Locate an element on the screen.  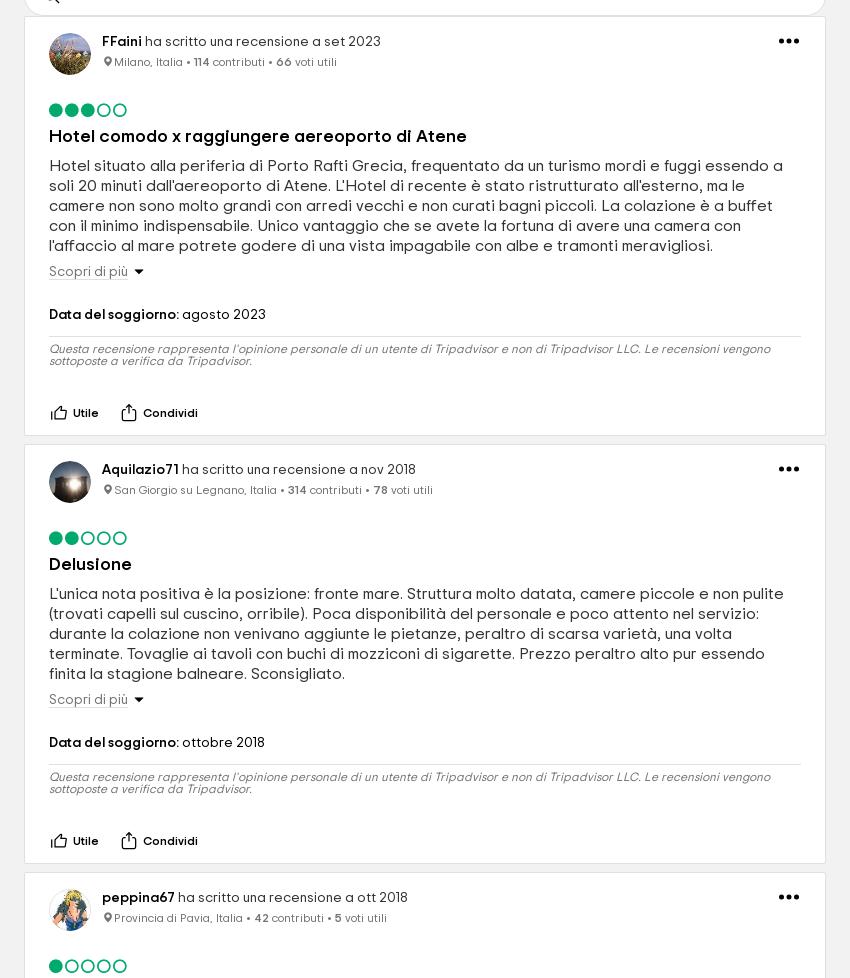
'L'unica nota positiva è la posizione: fronte mare. Struttura molto datata, camere piccole e non pulite (trovati capelli sul cuscino, orribile). Poca disponibilità del personale e poco attento nel servizio: durante la colazione non venivano aggiunte le pietanze, peraltro di scarsa varietà, una volta terminate. Tovaglie ai tavoli con buchi di mozziconi di sigarette. Prezzo peraltro alto pur essendo finita la stagione balneare. Sconsigliato.' is located at coordinates (416, 634).